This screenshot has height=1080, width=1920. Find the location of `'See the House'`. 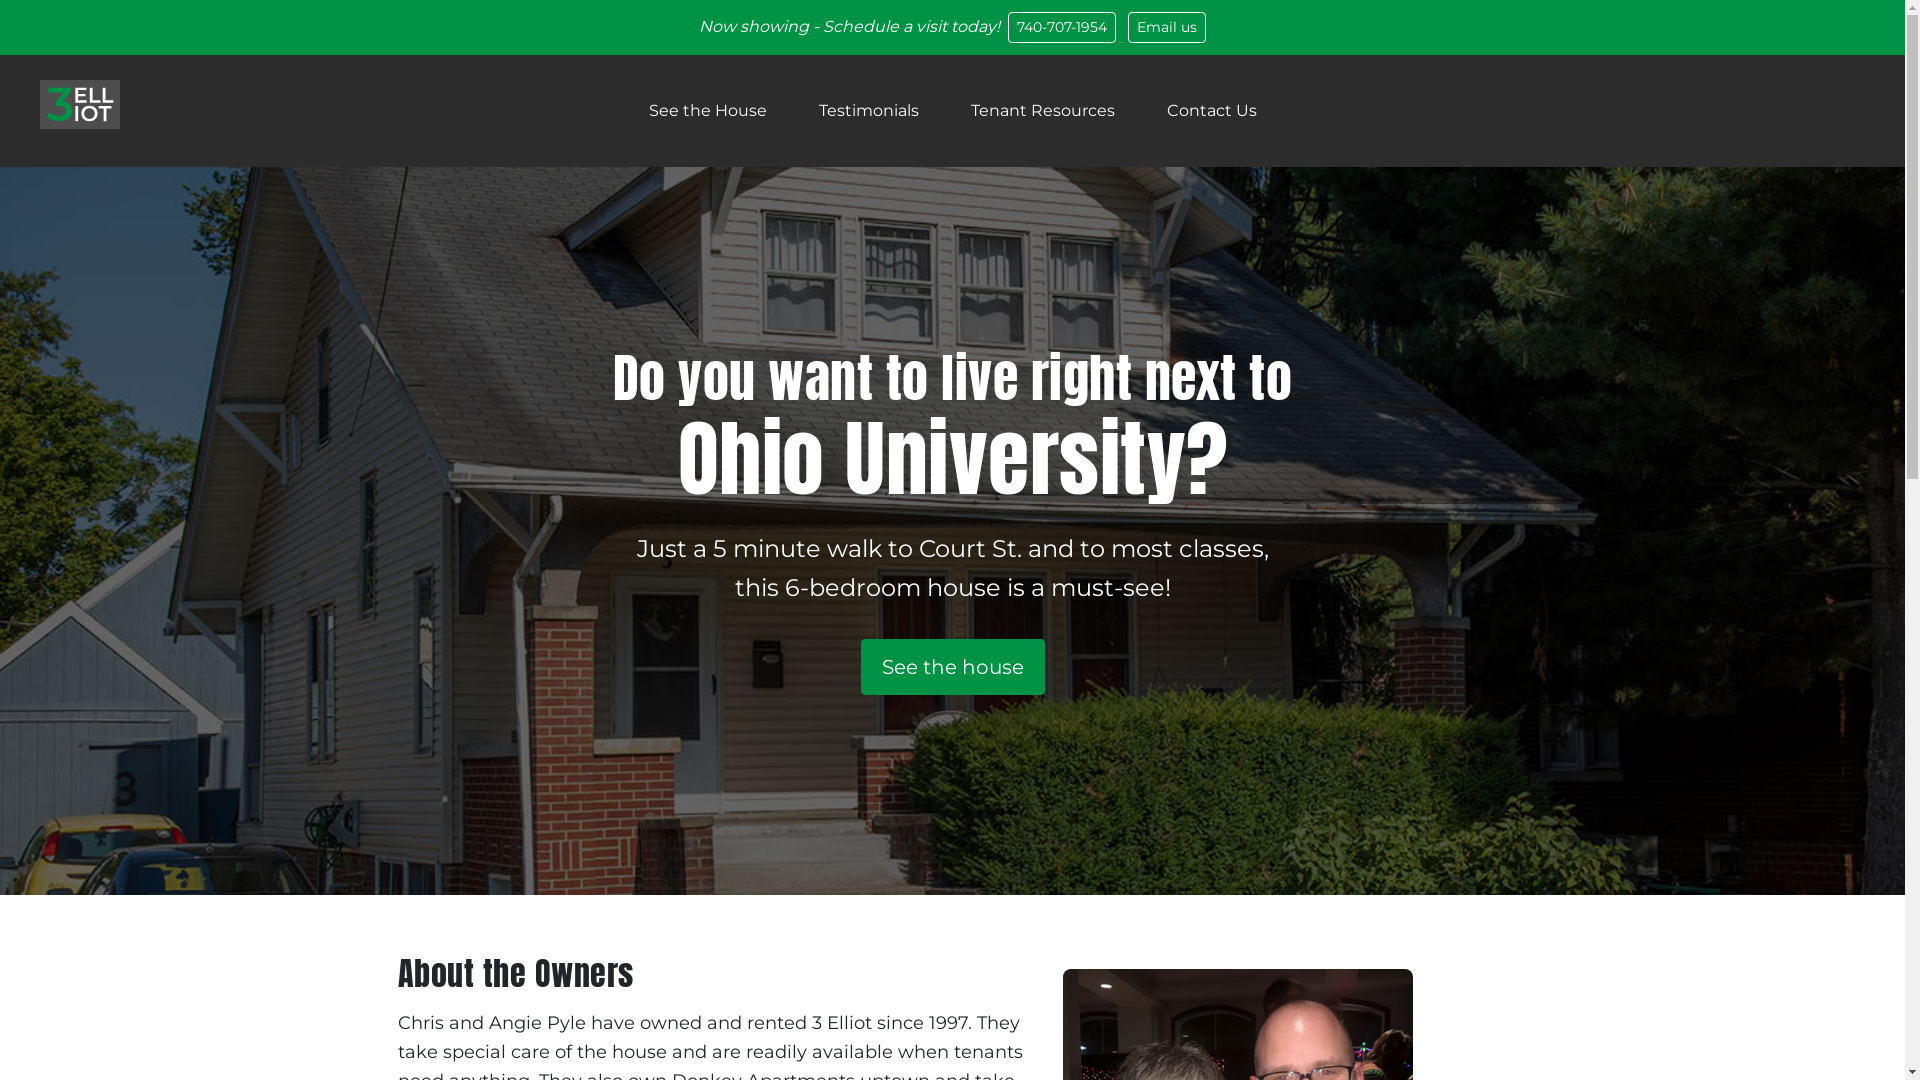

'See the House' is located at coordinates (706, 111).